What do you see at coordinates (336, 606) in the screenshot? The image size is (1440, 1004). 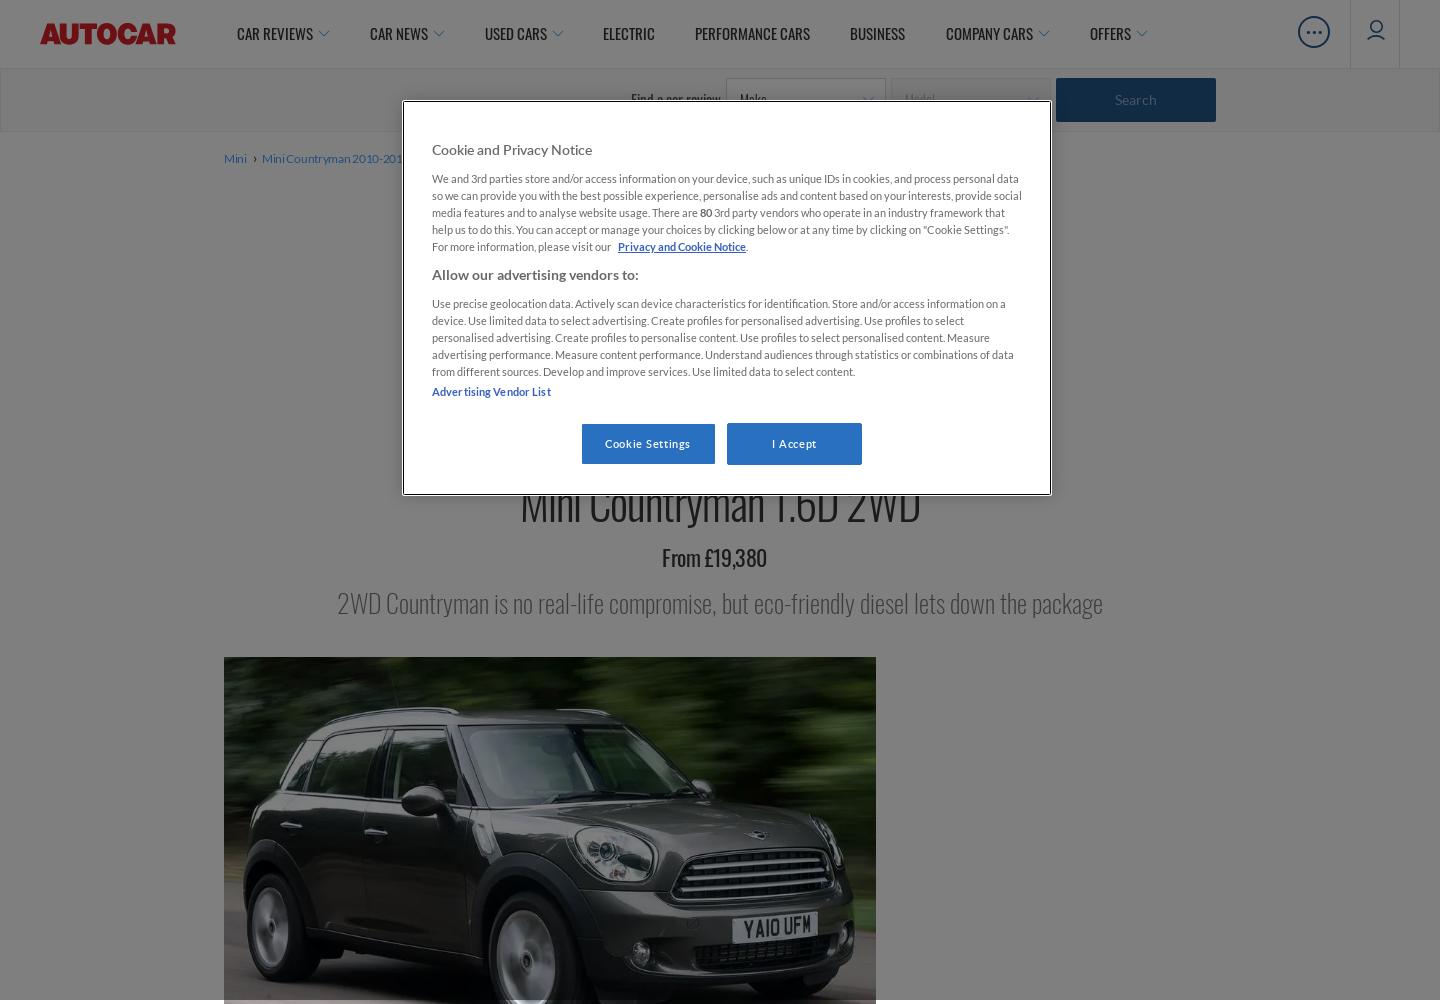 I see `'2WD Countryman is no real-life compromise, but eco-friendly diesel lets down the package'` at bounding box center [336, 606].